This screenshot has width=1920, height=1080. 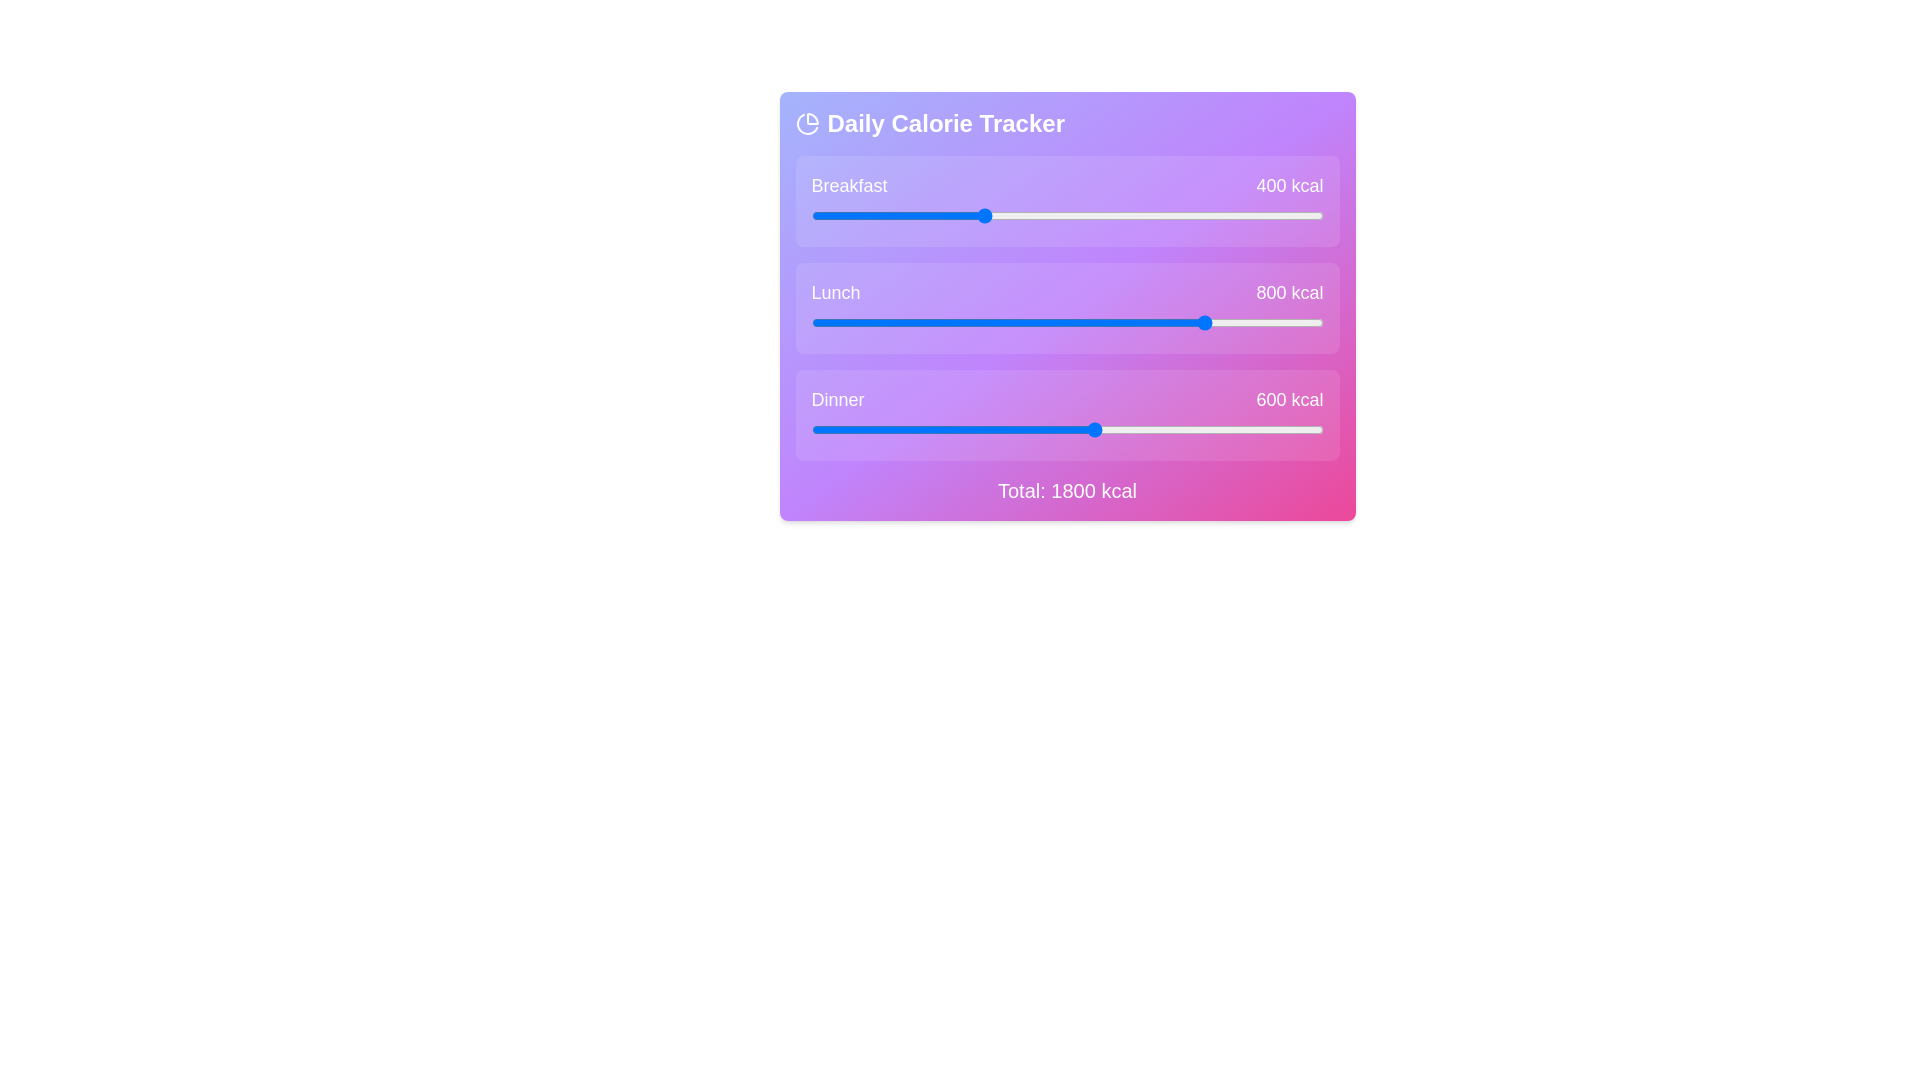 What do you see at coordinates (880, 216) in the screenshot?
I see `the breakfast calorie value` at bounding box center [880, 216].